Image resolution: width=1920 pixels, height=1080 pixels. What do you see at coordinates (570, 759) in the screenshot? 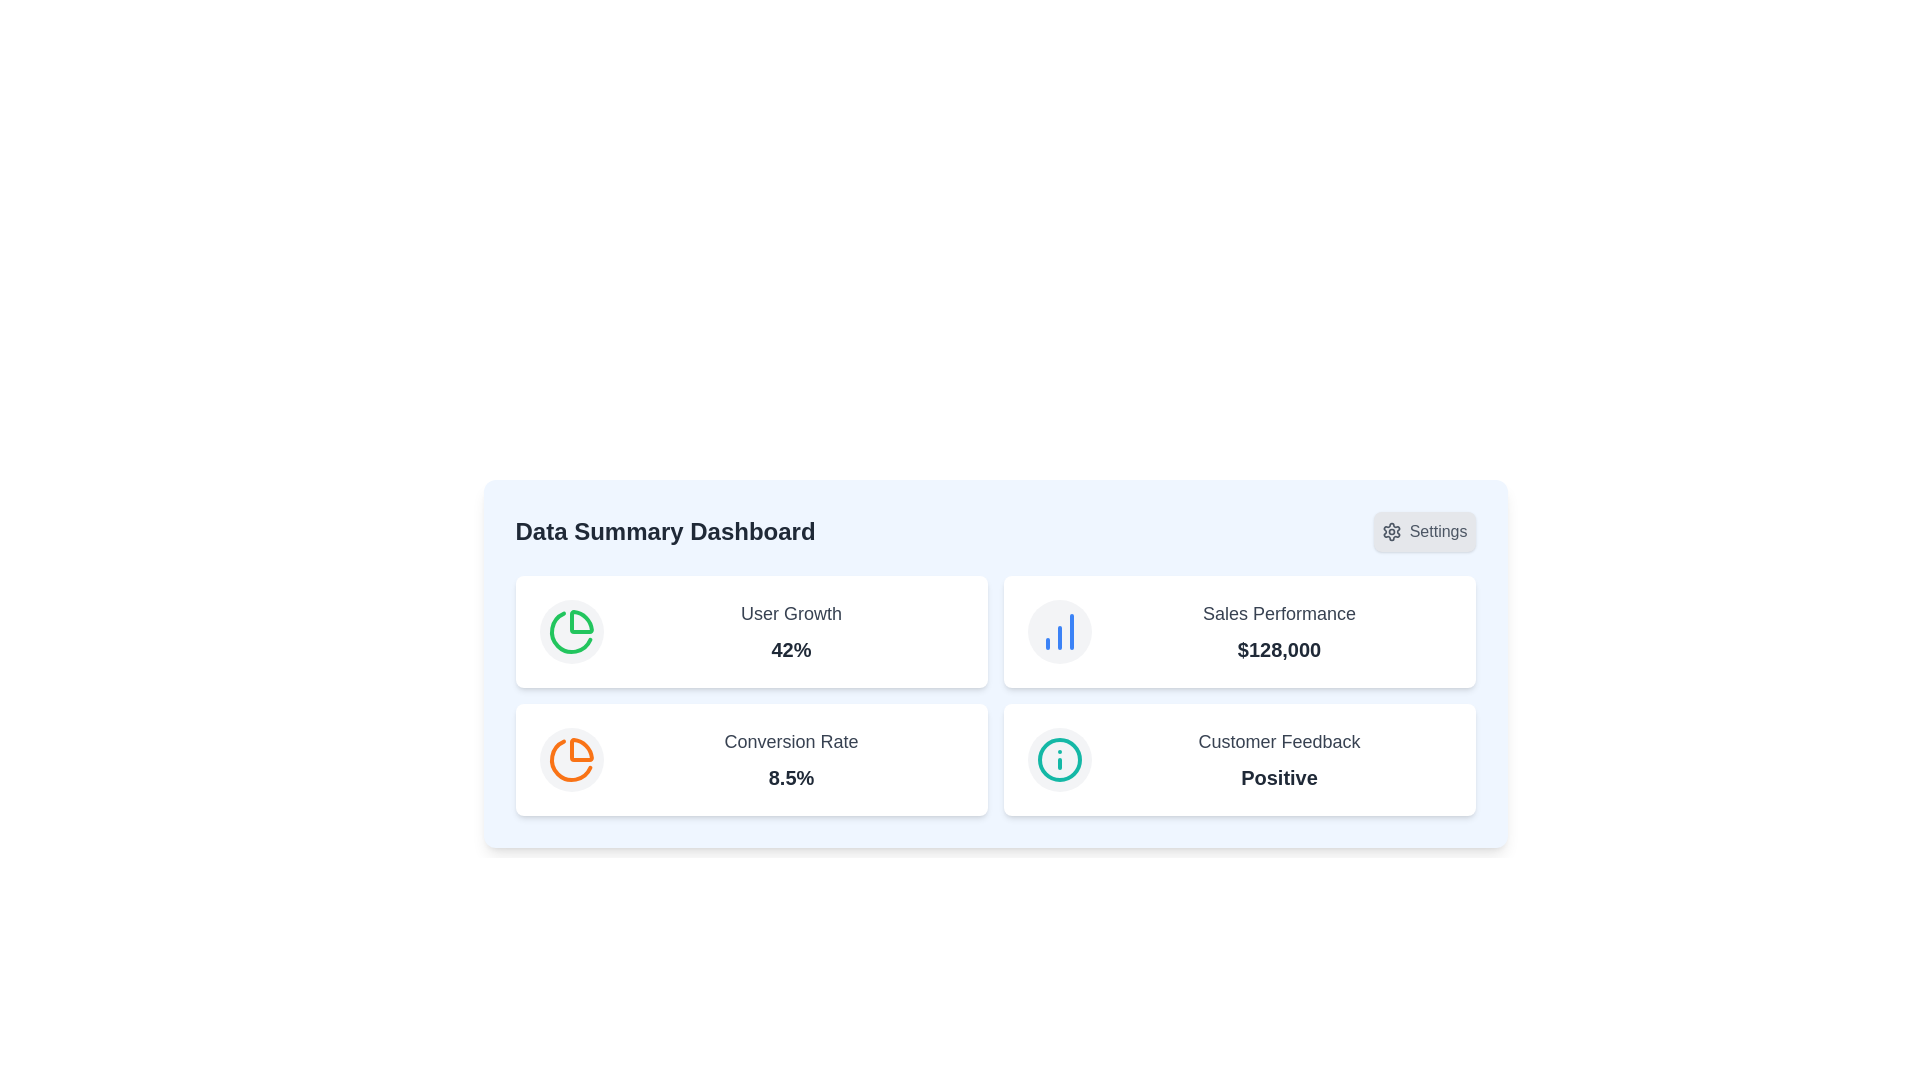
I see `the pie chart icon representing the 'Conversion Rate' metric, located in the 'Conversion Rate' section of the dashboard` at bounding box center [570, 759].